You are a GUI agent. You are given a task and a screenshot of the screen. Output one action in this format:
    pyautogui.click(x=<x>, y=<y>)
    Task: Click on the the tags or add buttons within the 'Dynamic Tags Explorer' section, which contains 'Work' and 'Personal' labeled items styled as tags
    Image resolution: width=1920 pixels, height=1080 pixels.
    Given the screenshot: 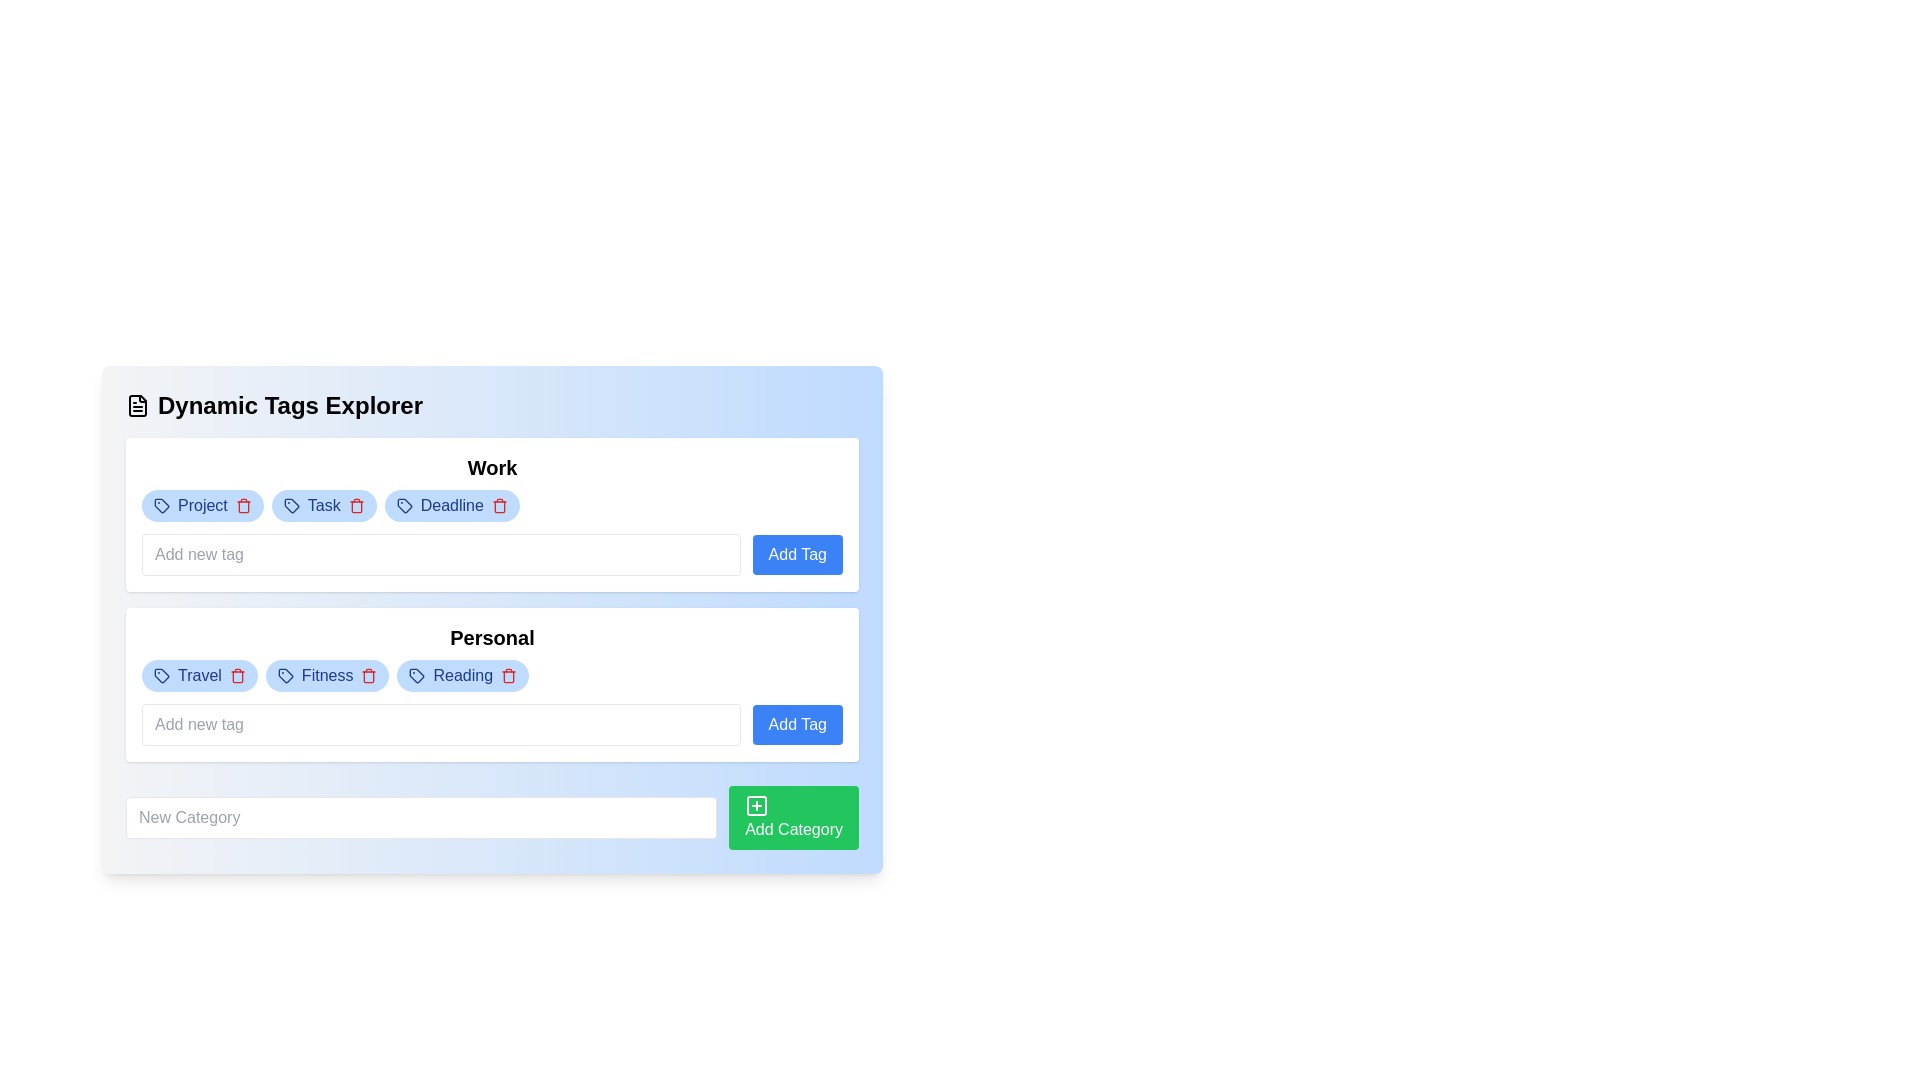 What is the action you would take?
    pyautogui.click(x=492, y=599)
    